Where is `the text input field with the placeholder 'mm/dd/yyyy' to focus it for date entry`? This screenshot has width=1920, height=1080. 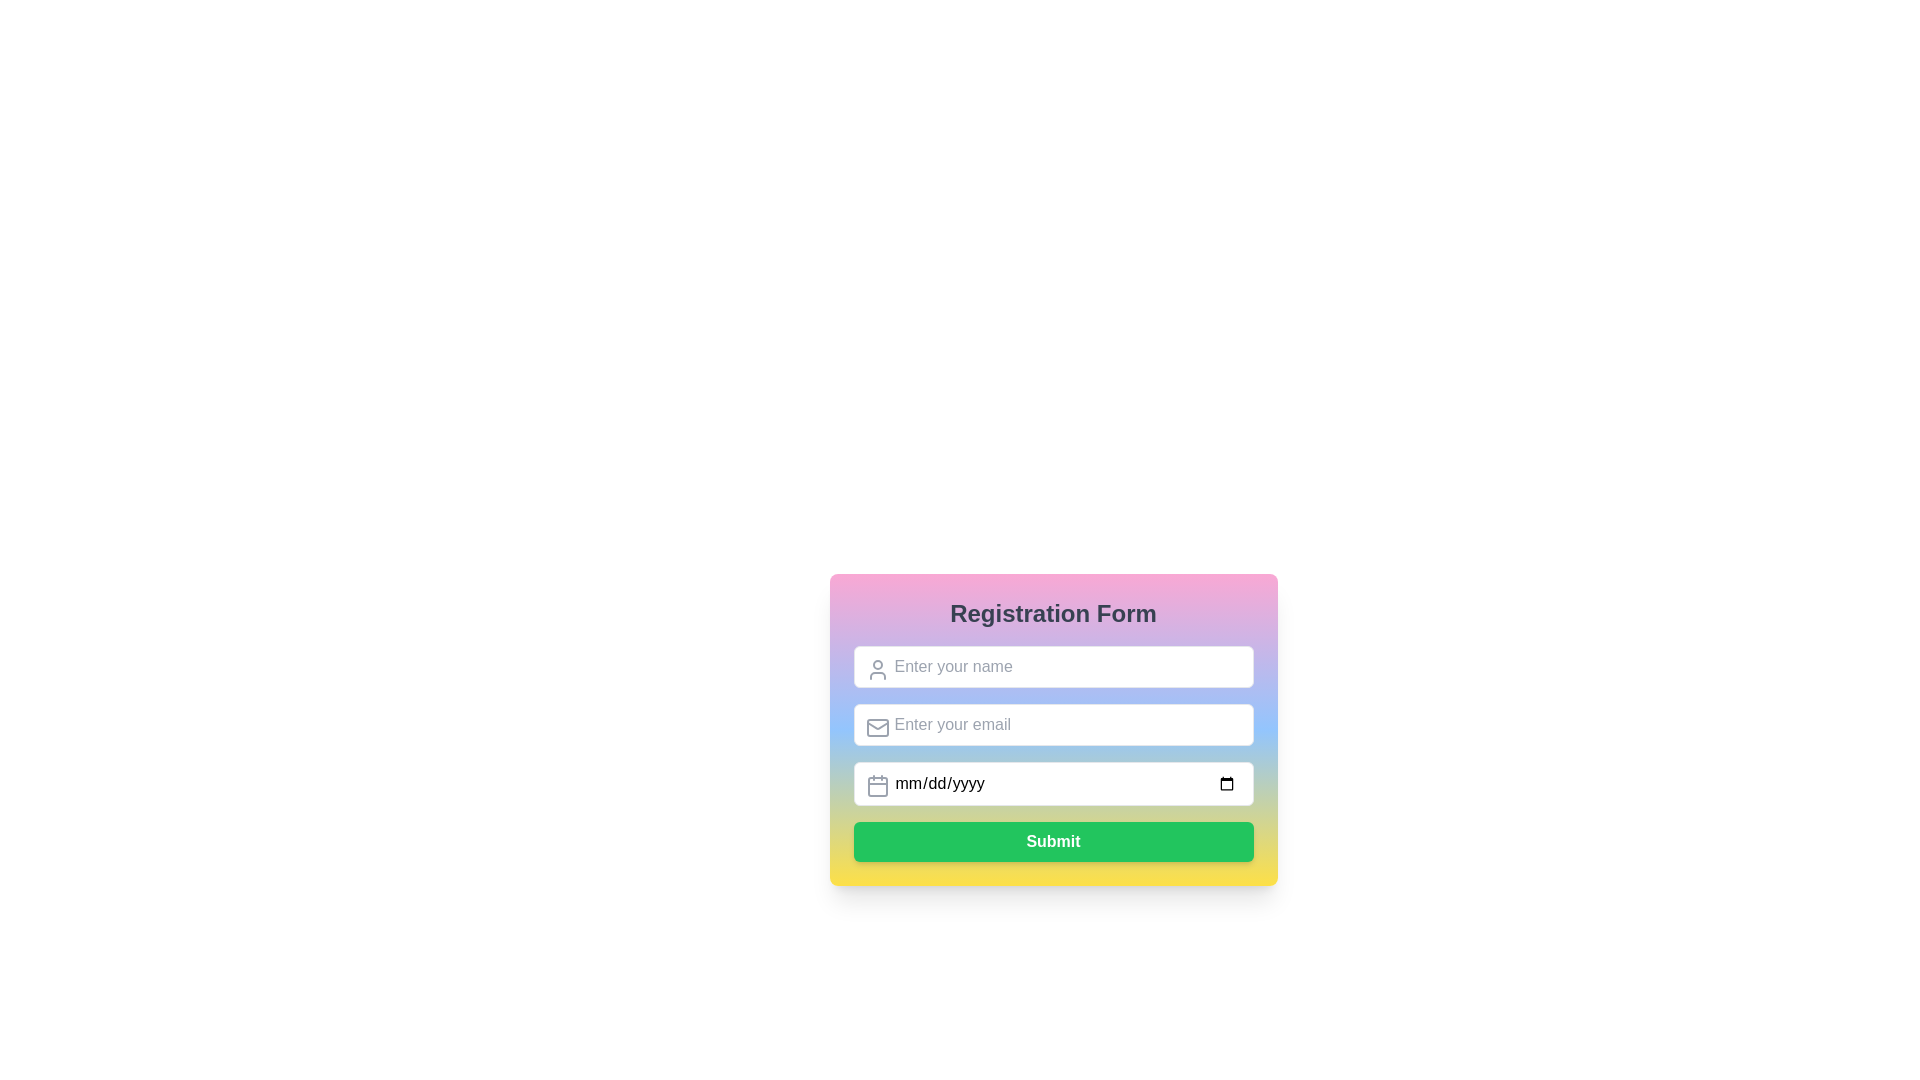
the text input field with the placeholder 'mm/dd/yyyy' to focus it for date entry is located at coordinates (1052, 753).